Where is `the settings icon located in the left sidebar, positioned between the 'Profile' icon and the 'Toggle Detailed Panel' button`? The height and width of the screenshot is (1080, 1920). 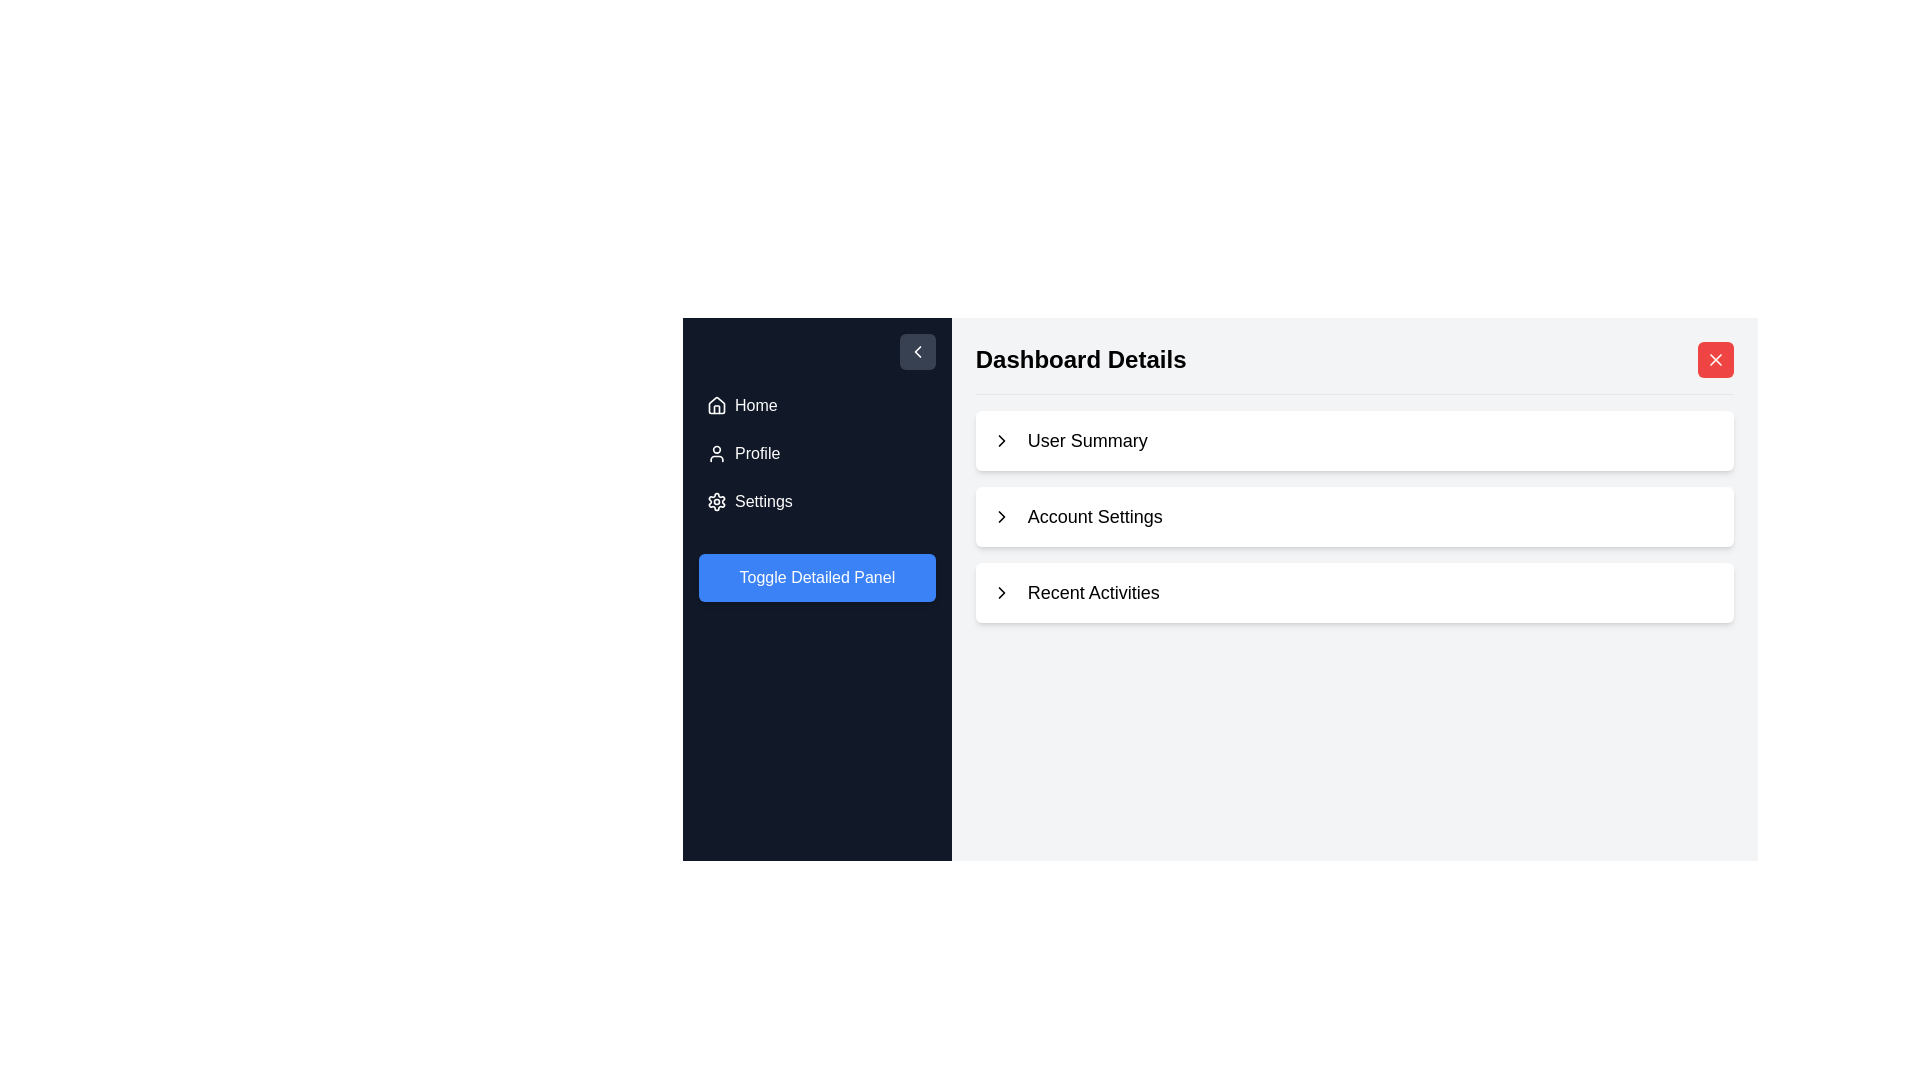
the settings icon located in the left sidebar, positioned between the 'Profile' icon and the 'Toggle Detailed Panel' button is located at coordinates (716, 500).